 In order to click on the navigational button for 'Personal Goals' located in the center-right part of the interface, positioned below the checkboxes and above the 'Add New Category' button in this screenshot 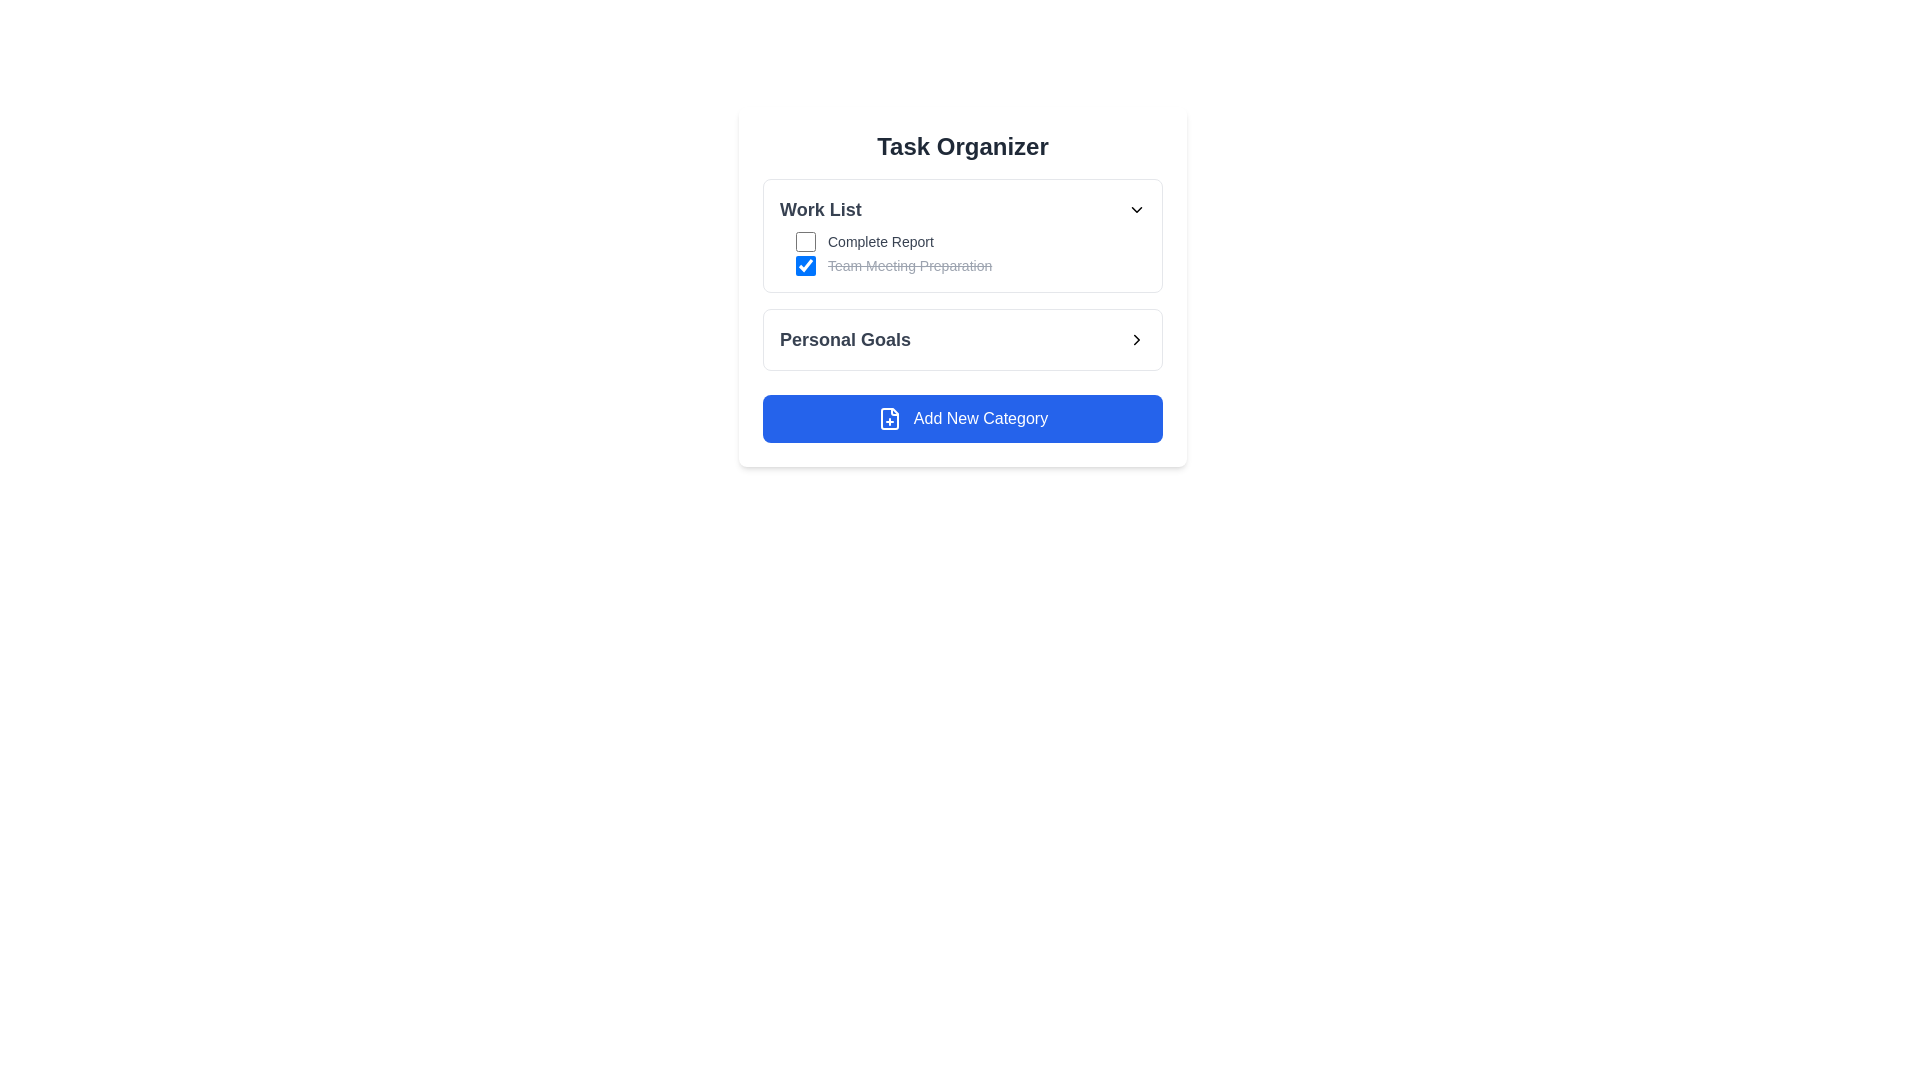, I will do `click(963, 338)`.